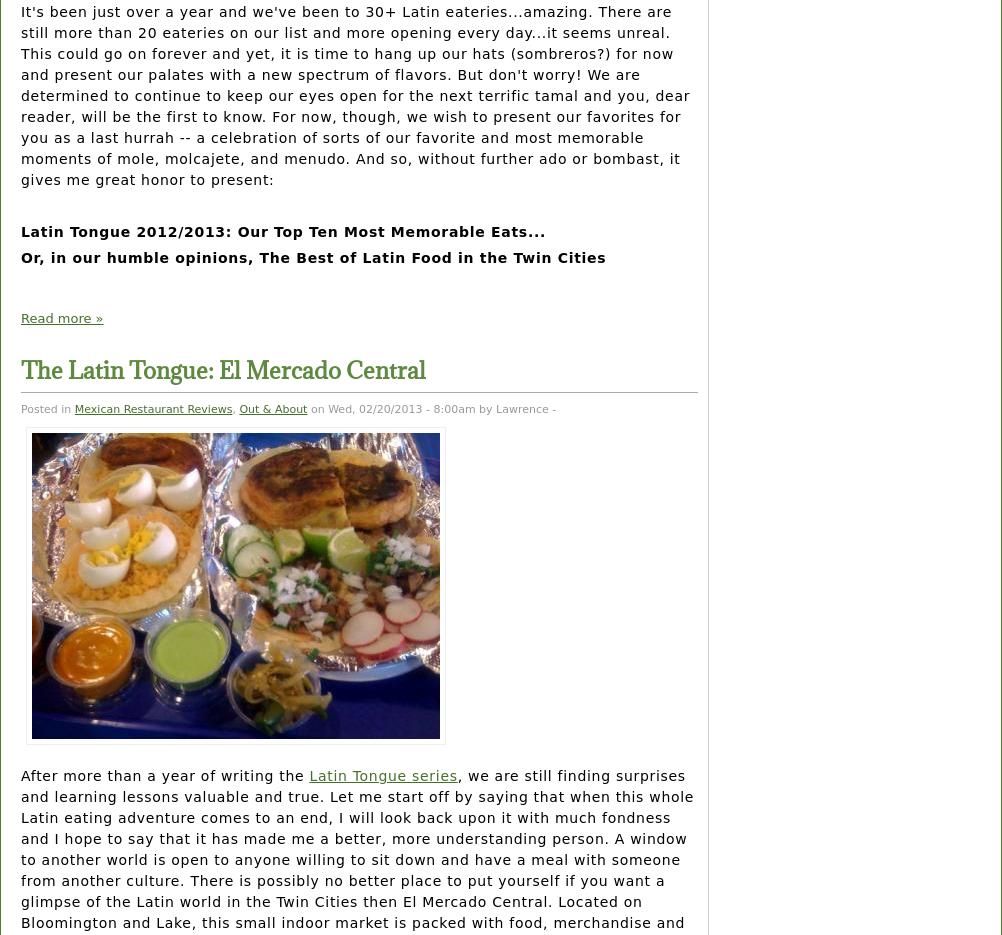 Image resolution: width=1002 pixels, height=935 pixels. Describe the element at coordinates (430, 408) in the screenshot. I see `'on Wed, 02/20/2013 - 8:00am by Lawrence -'` at that location.